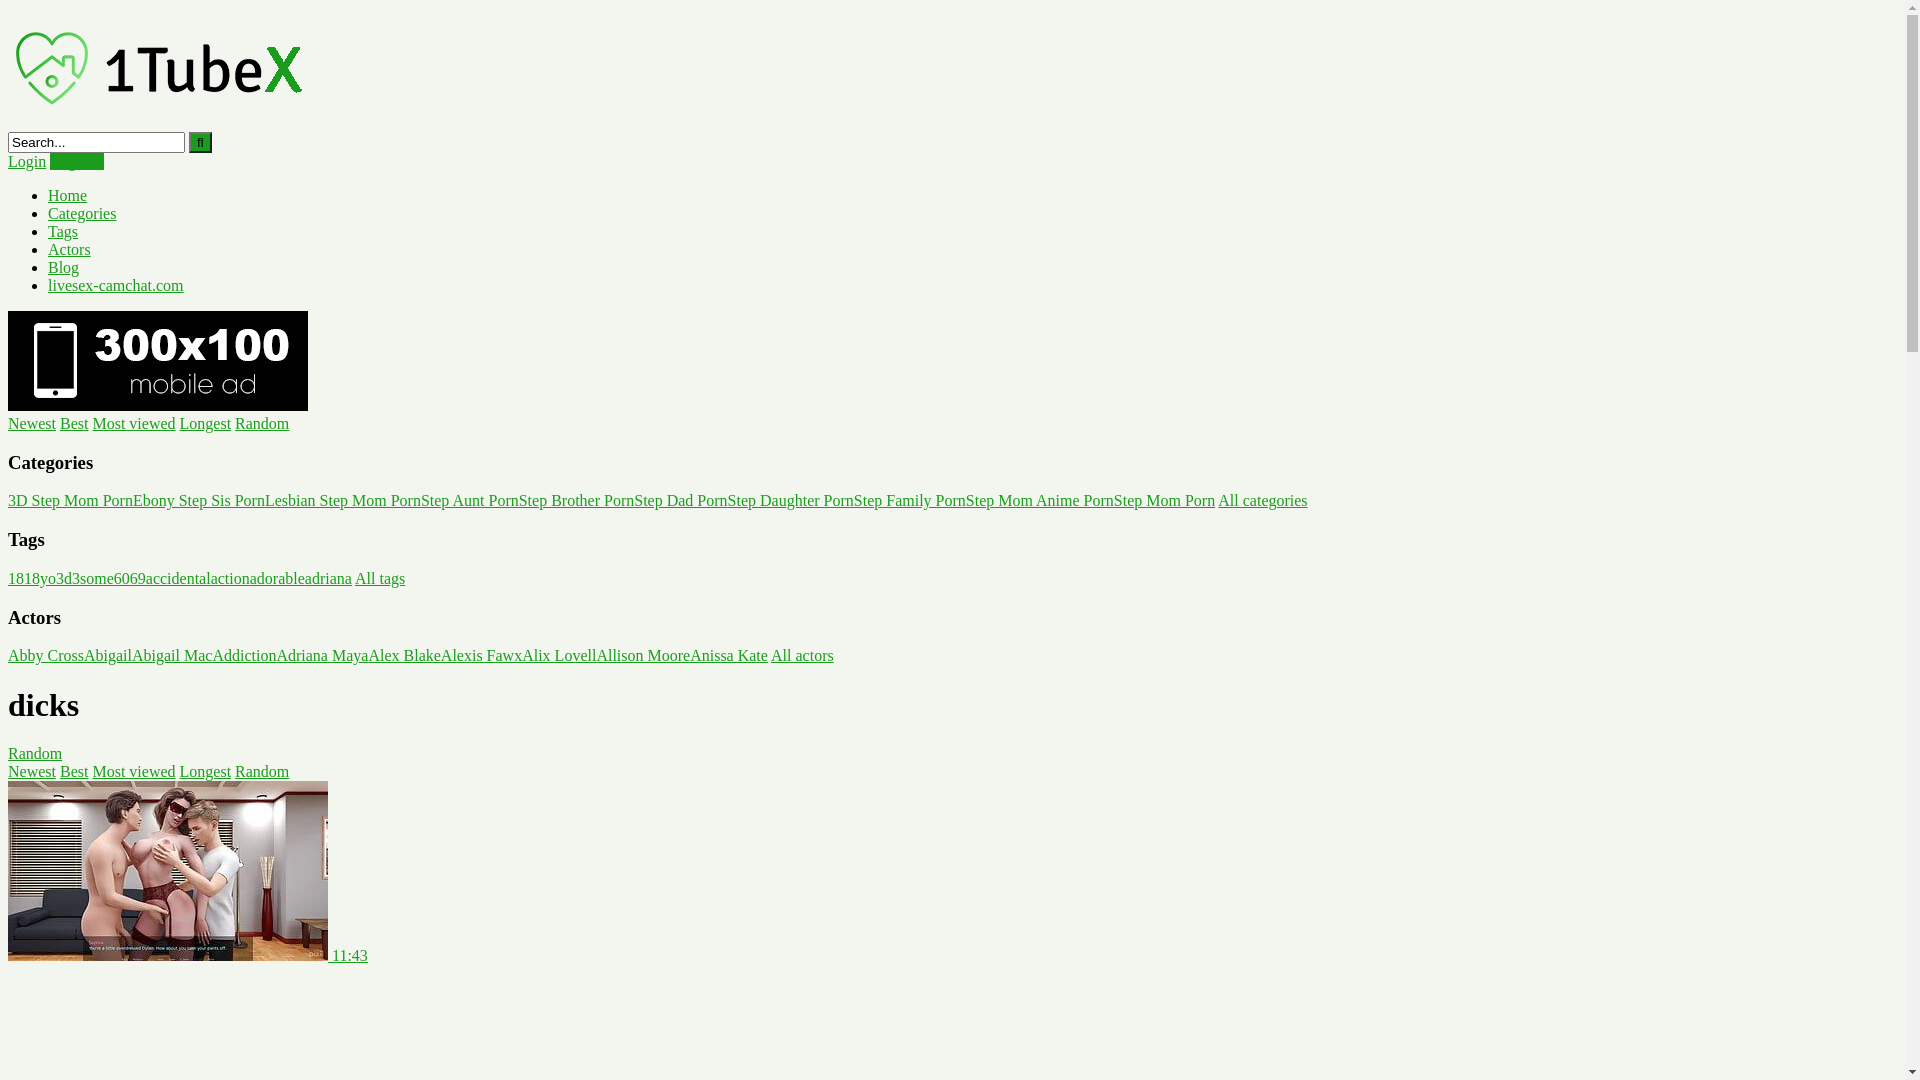 Image resolution: width=1920 pixels, height=1080 pixels. What do you see at coordinates (261, 770) in the screenshot?
I see `'Random'` at bounding box center [261, 770].